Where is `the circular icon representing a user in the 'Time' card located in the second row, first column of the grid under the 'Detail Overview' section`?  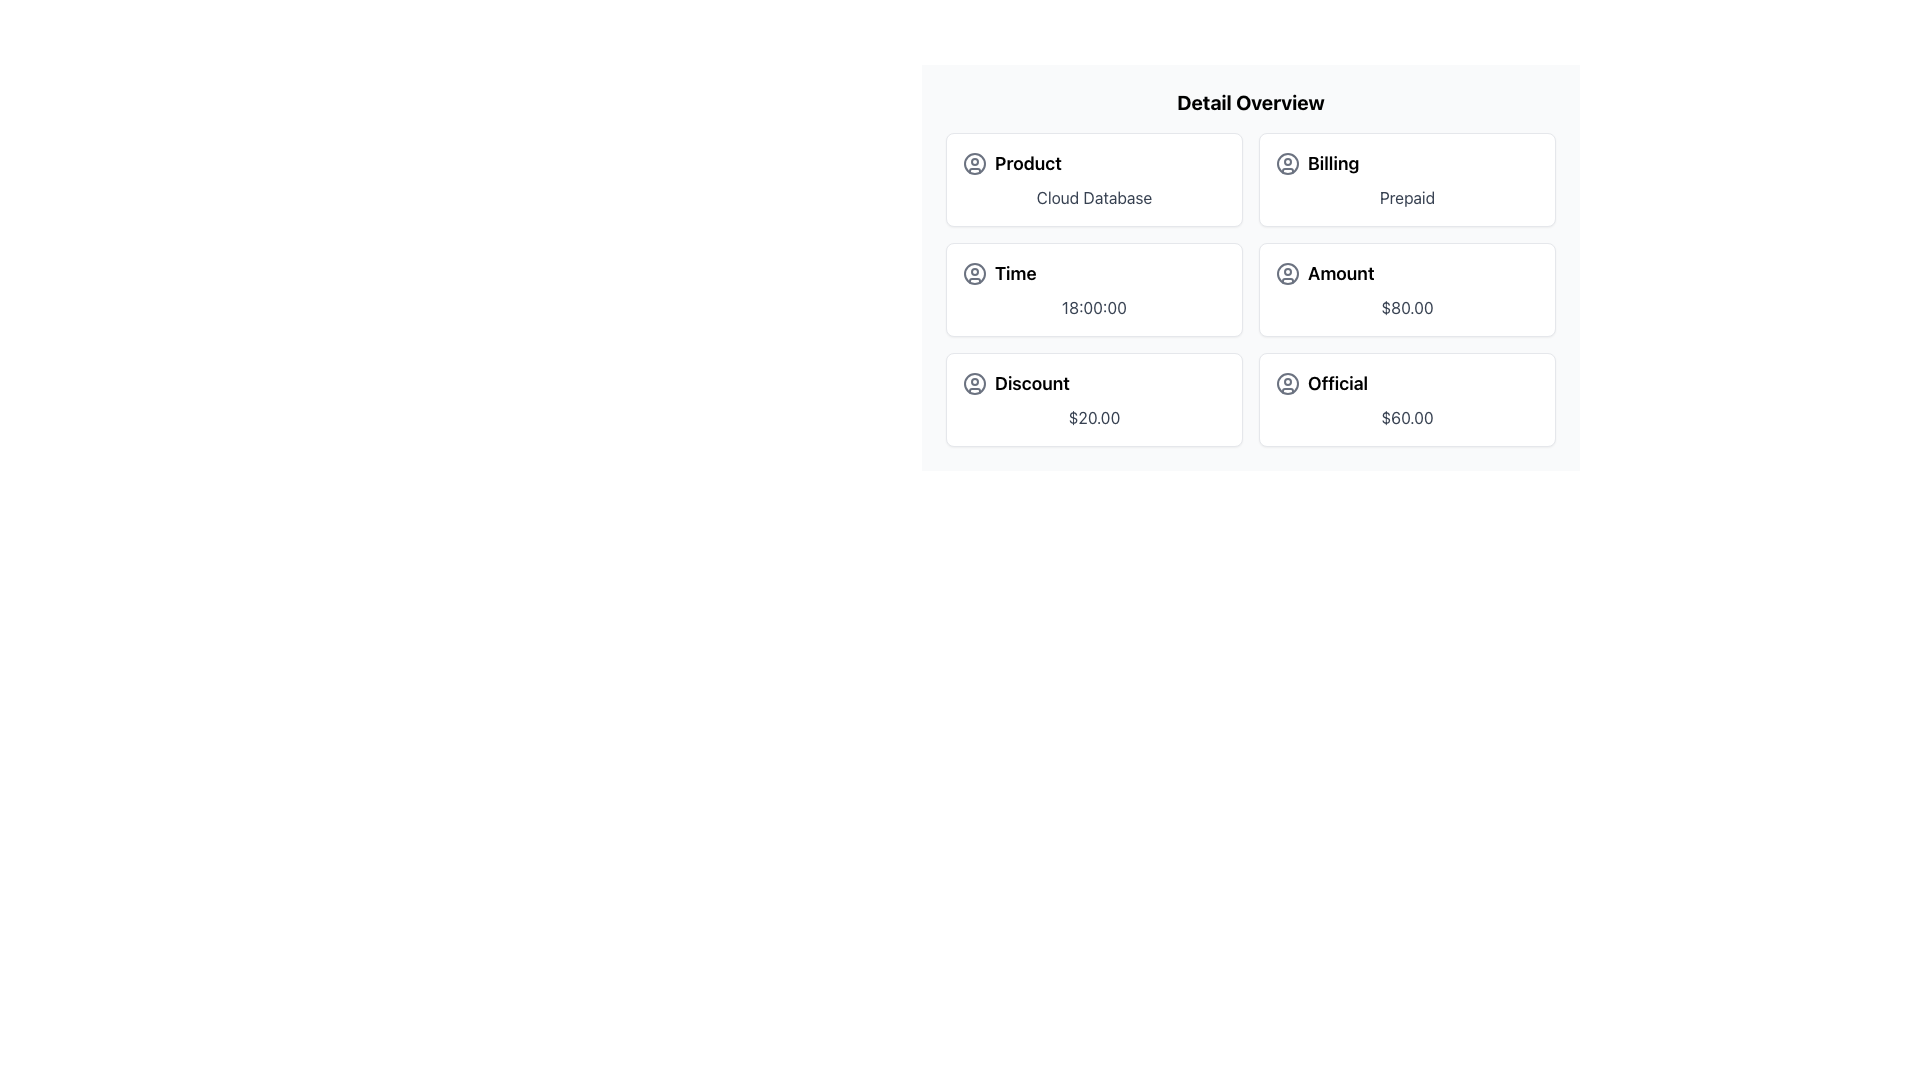
the circular icon representing a user in the 'Time' card located in the second row, first column of the grid under the 'Detail Overview' section is located at coordinates (974, 273).